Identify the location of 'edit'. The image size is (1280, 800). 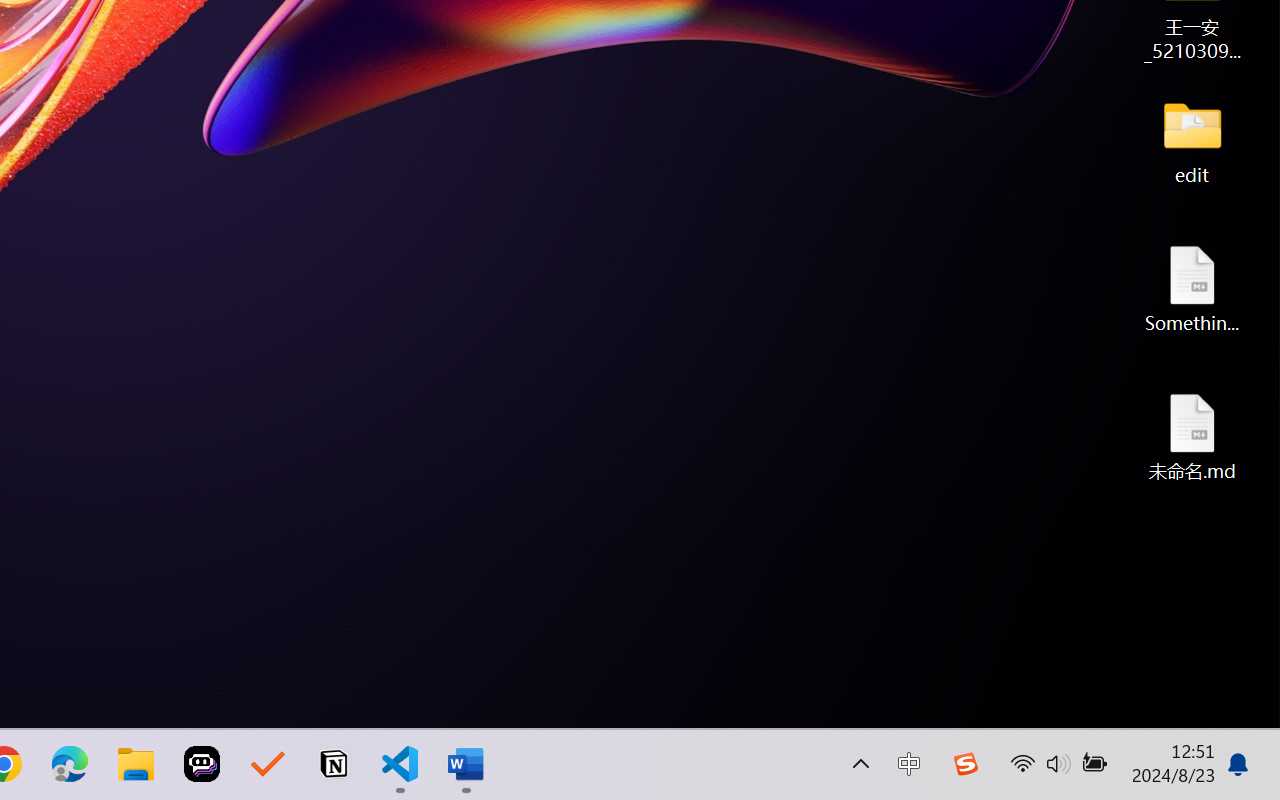
(1192, 140).